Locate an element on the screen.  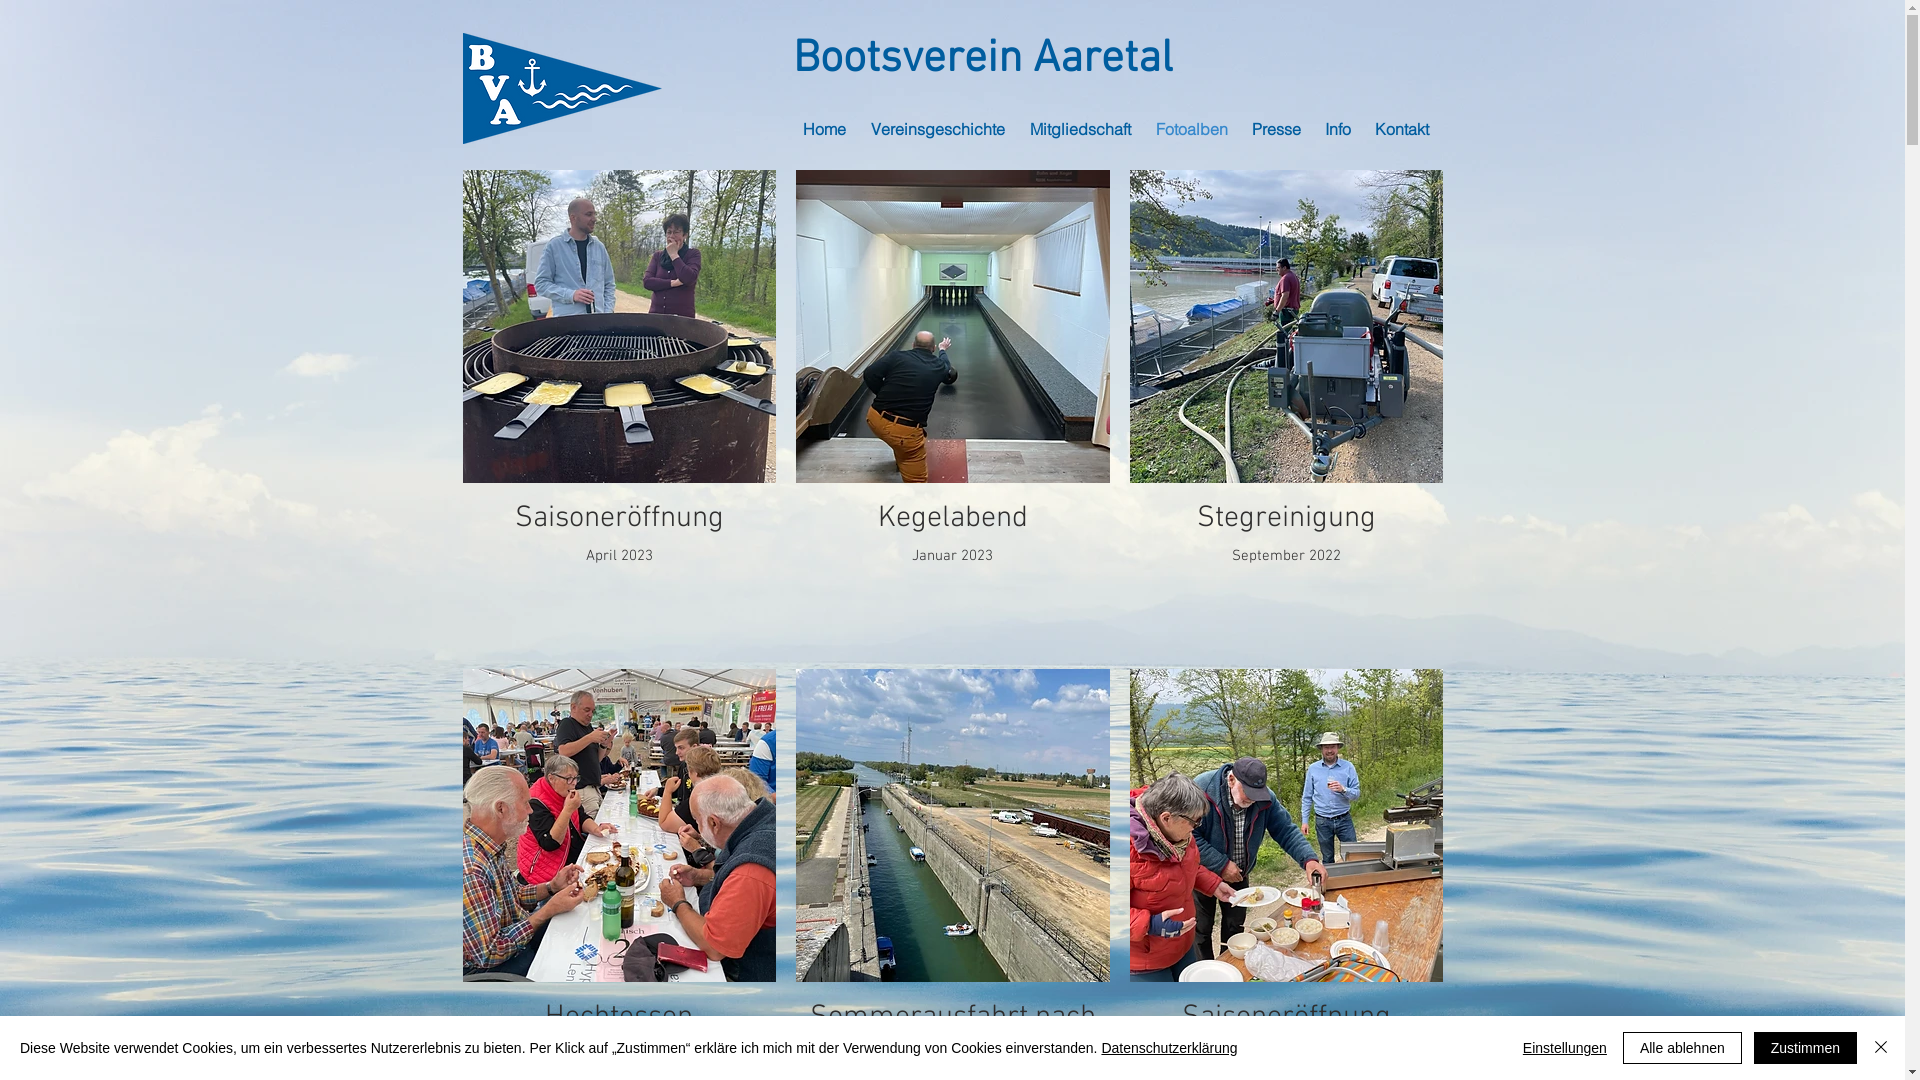
'Bootsverein Aaretal' is located at coordinates (982, 59).